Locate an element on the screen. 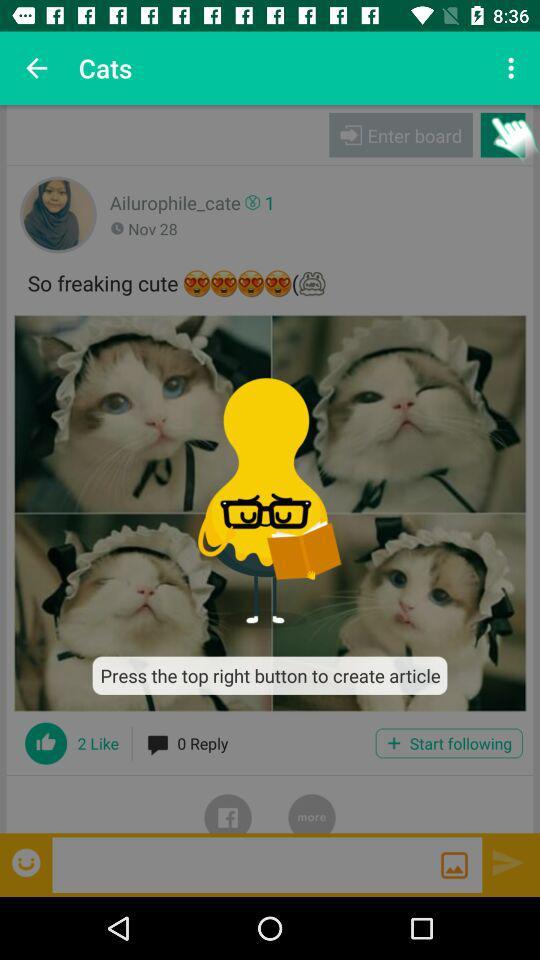 This screenshot has width=540, height=960. open emoji selection is located at coordinates (27, 861).